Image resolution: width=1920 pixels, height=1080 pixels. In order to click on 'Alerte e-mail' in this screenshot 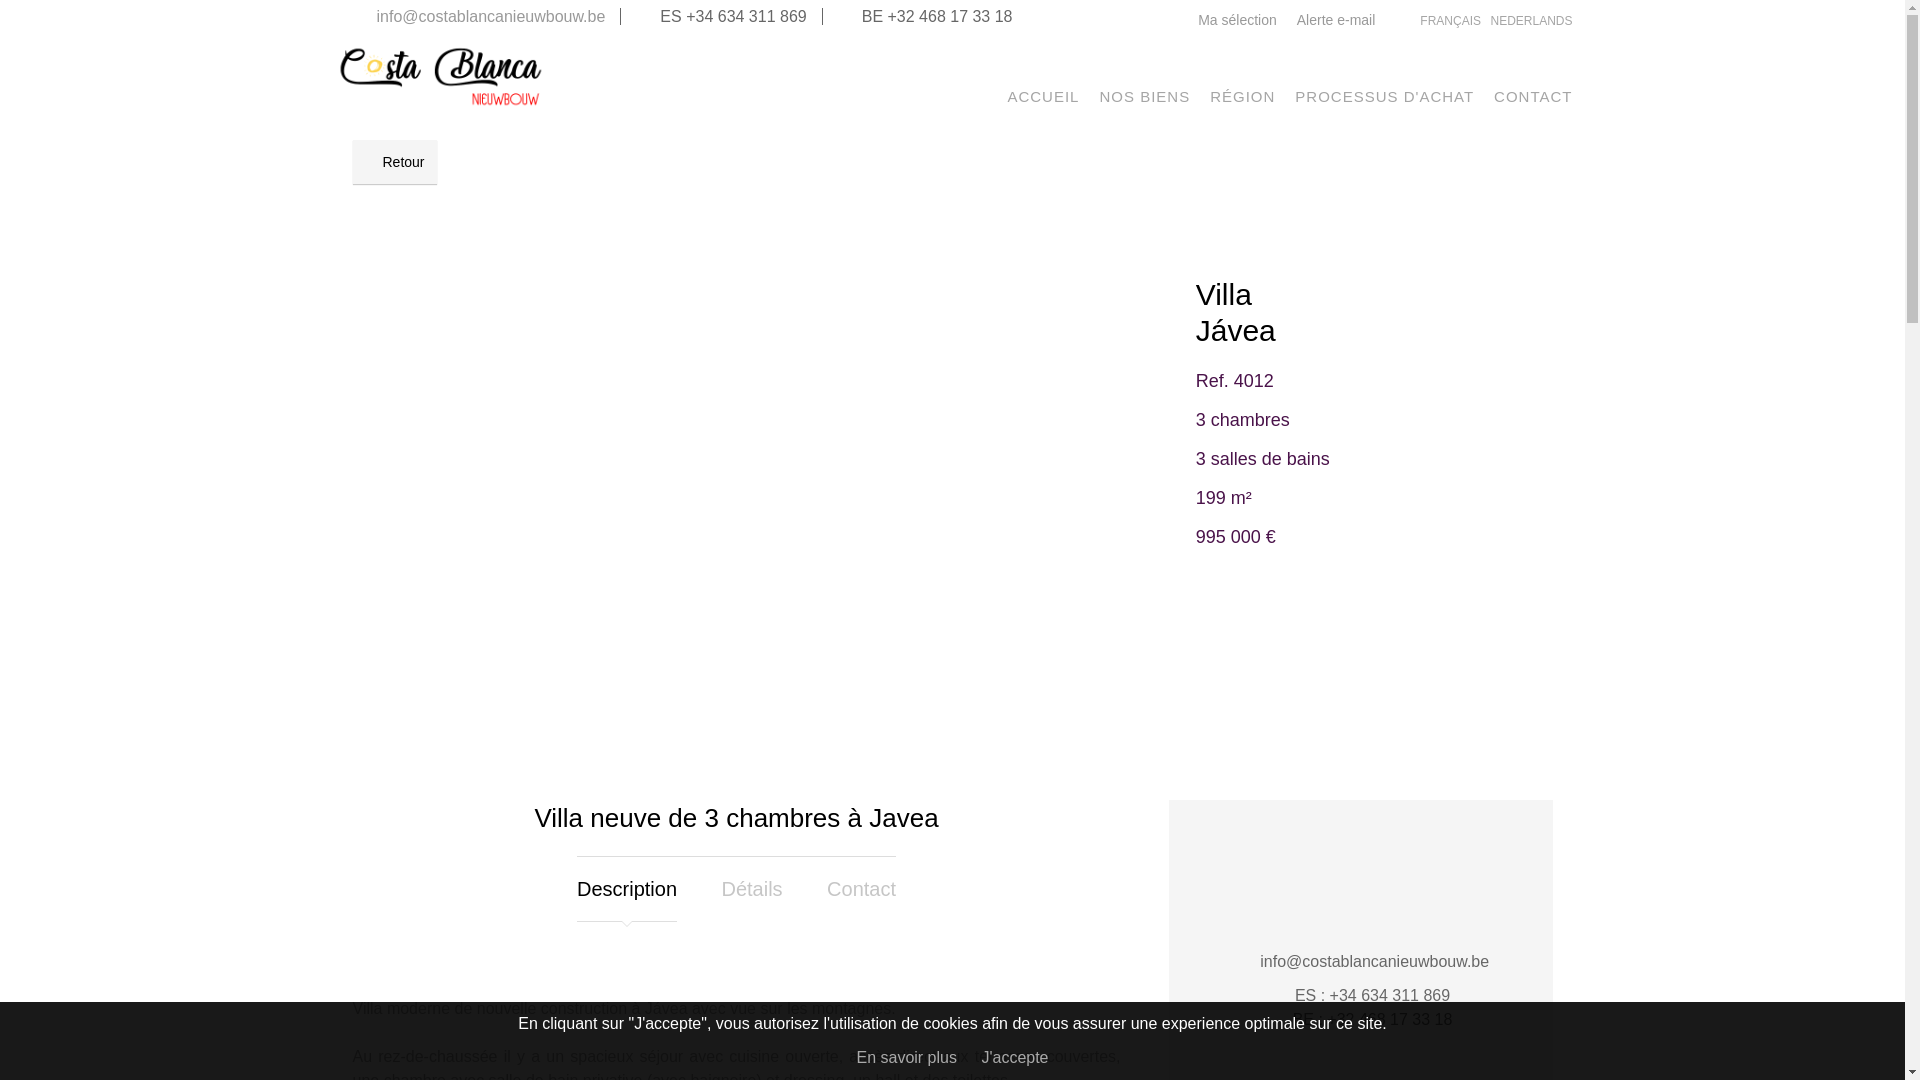, I will do `click(1336, 19)`.